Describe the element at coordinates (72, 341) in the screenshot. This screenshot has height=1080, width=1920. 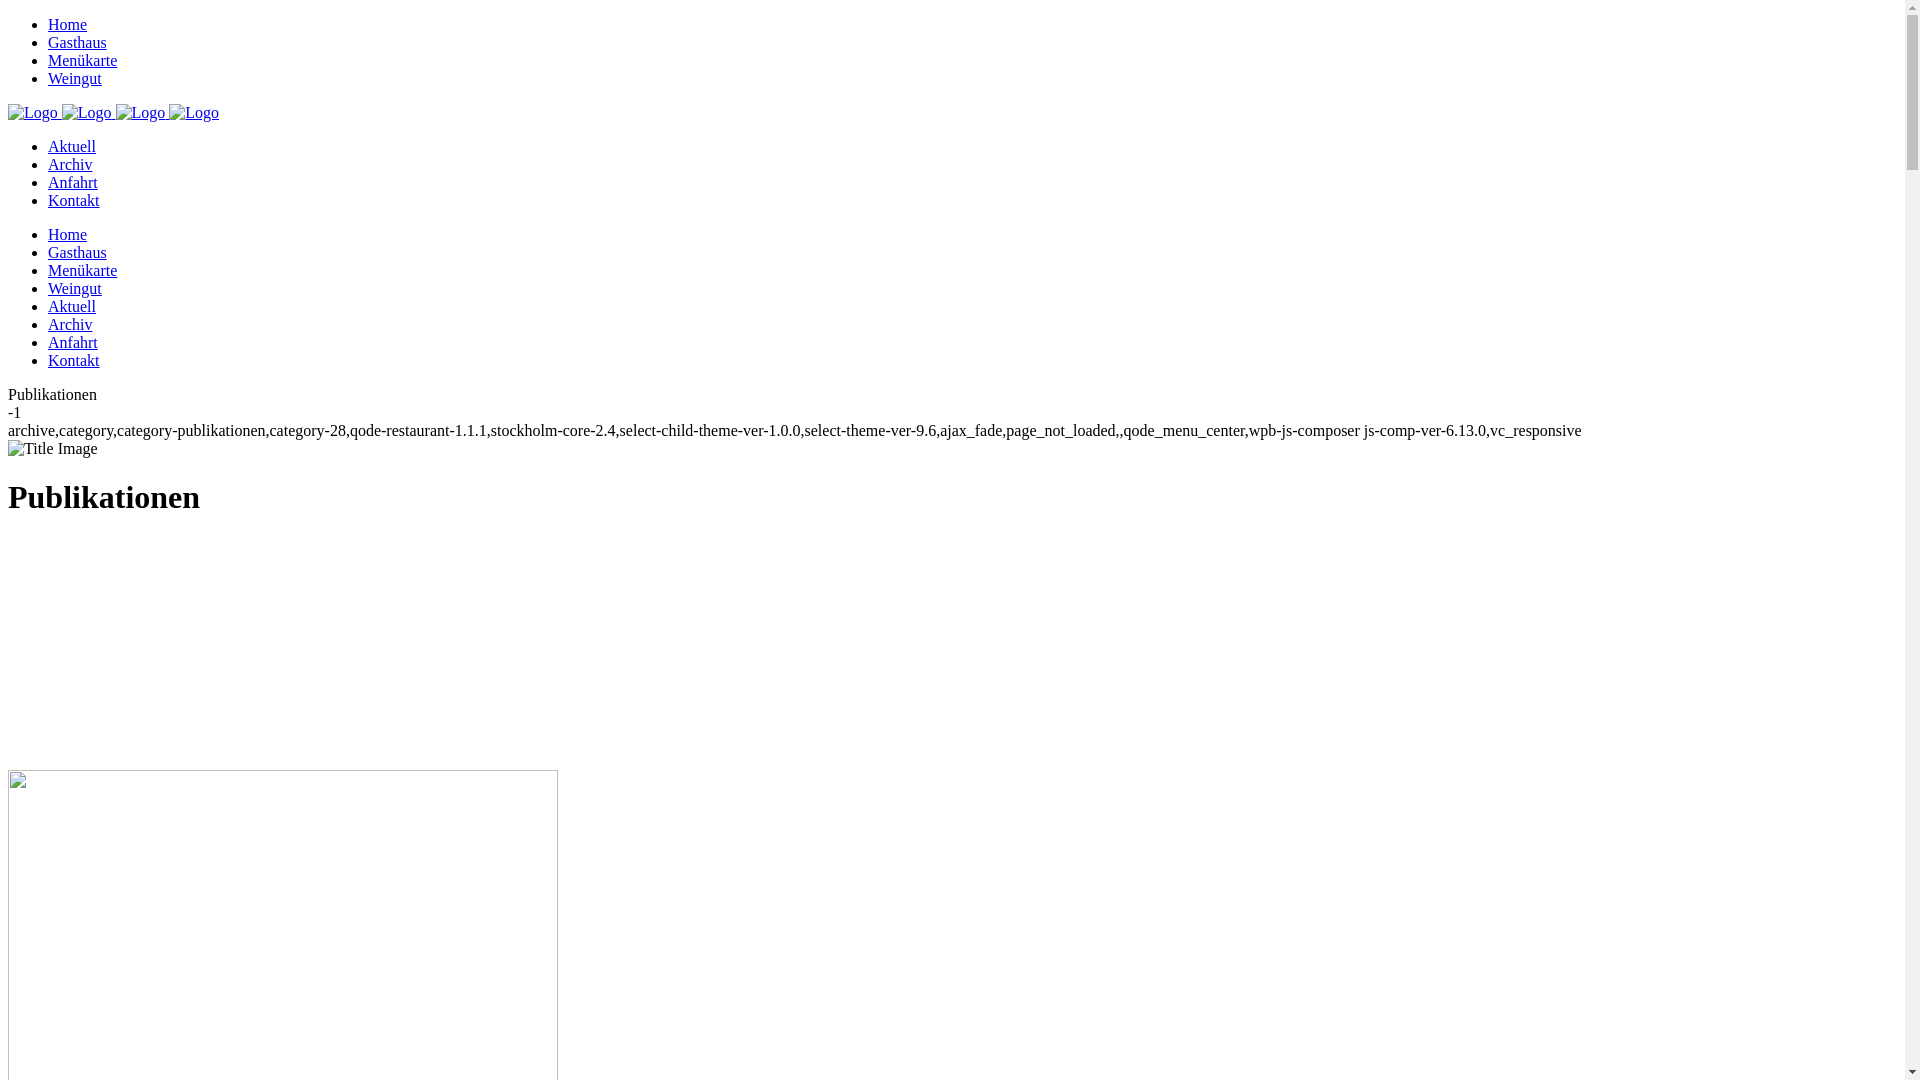
I see `'Anfahrt'` at that location.